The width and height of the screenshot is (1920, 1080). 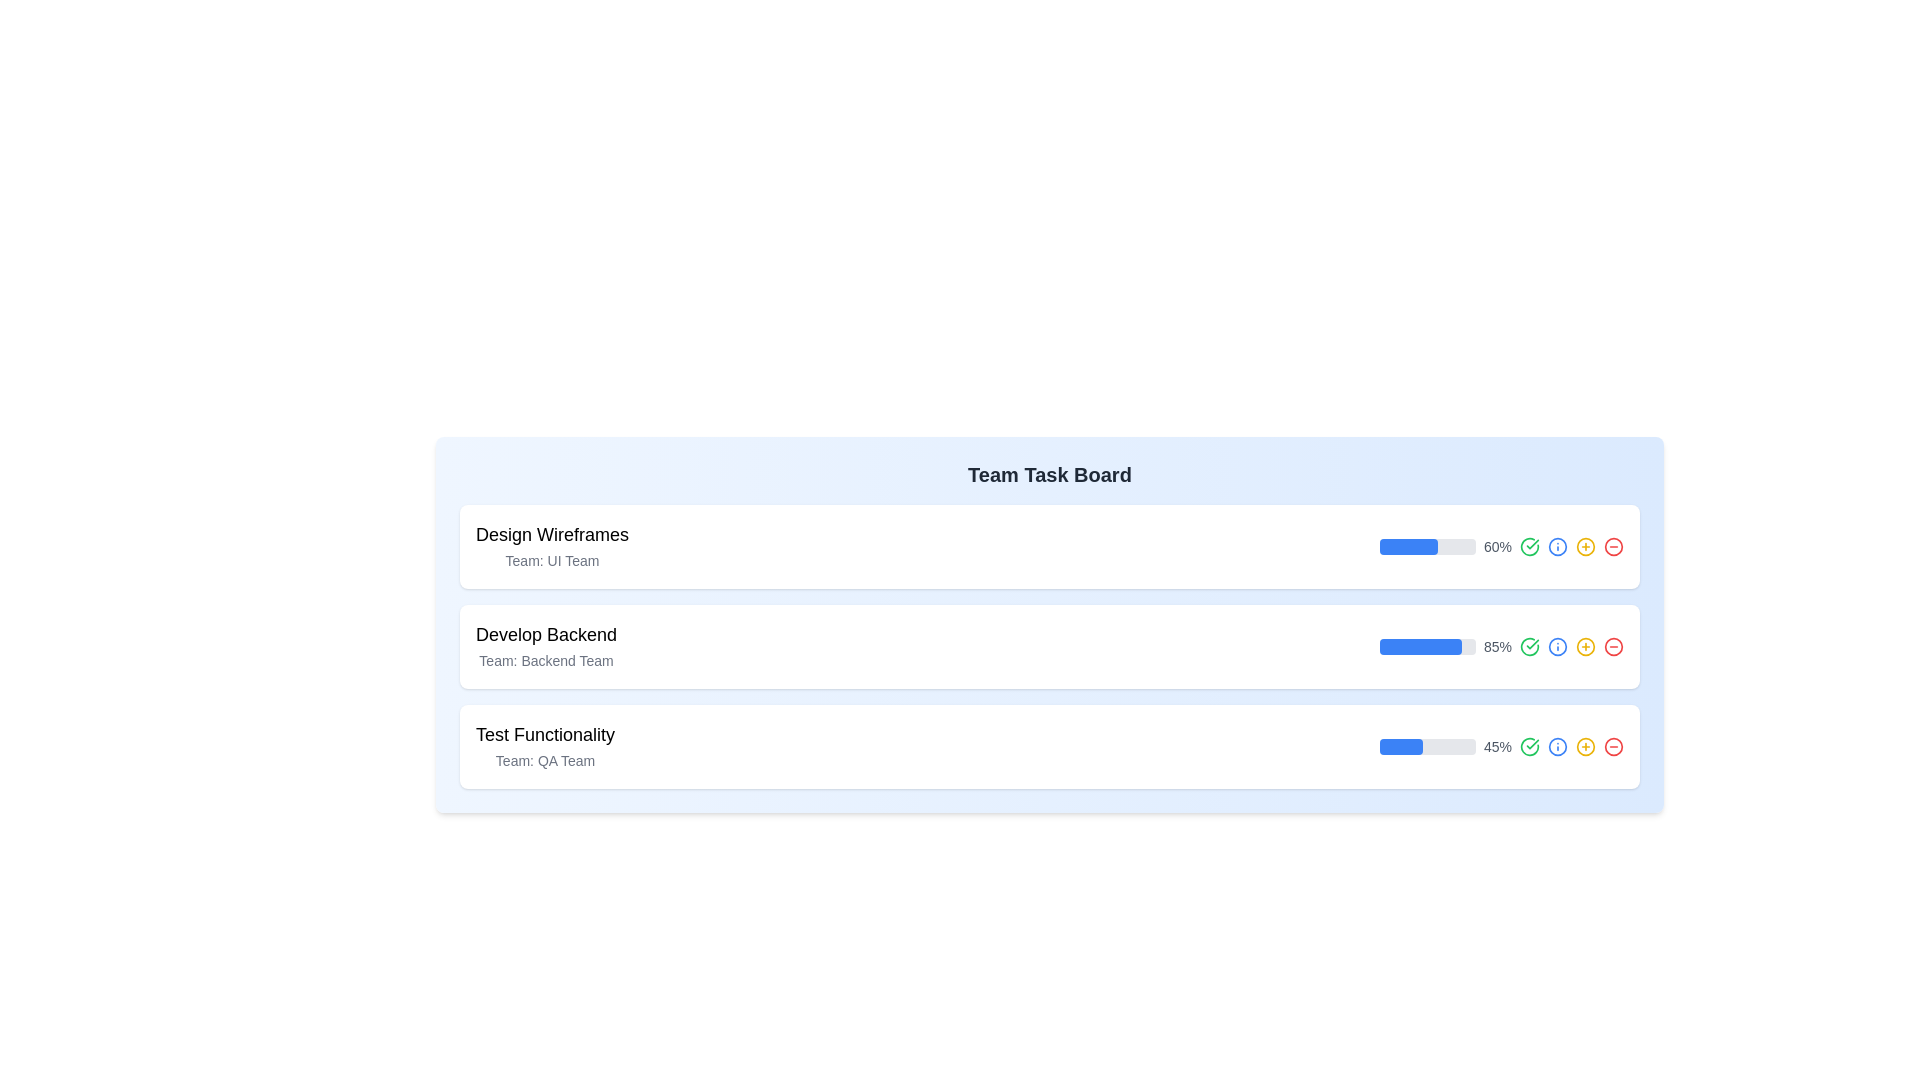 I want to click on the filled portion of the progress bar, which is a blue rectangular bar with rounded edges, representing task progress under the 'Test Functionality' line, so click(x=1400, y=747).